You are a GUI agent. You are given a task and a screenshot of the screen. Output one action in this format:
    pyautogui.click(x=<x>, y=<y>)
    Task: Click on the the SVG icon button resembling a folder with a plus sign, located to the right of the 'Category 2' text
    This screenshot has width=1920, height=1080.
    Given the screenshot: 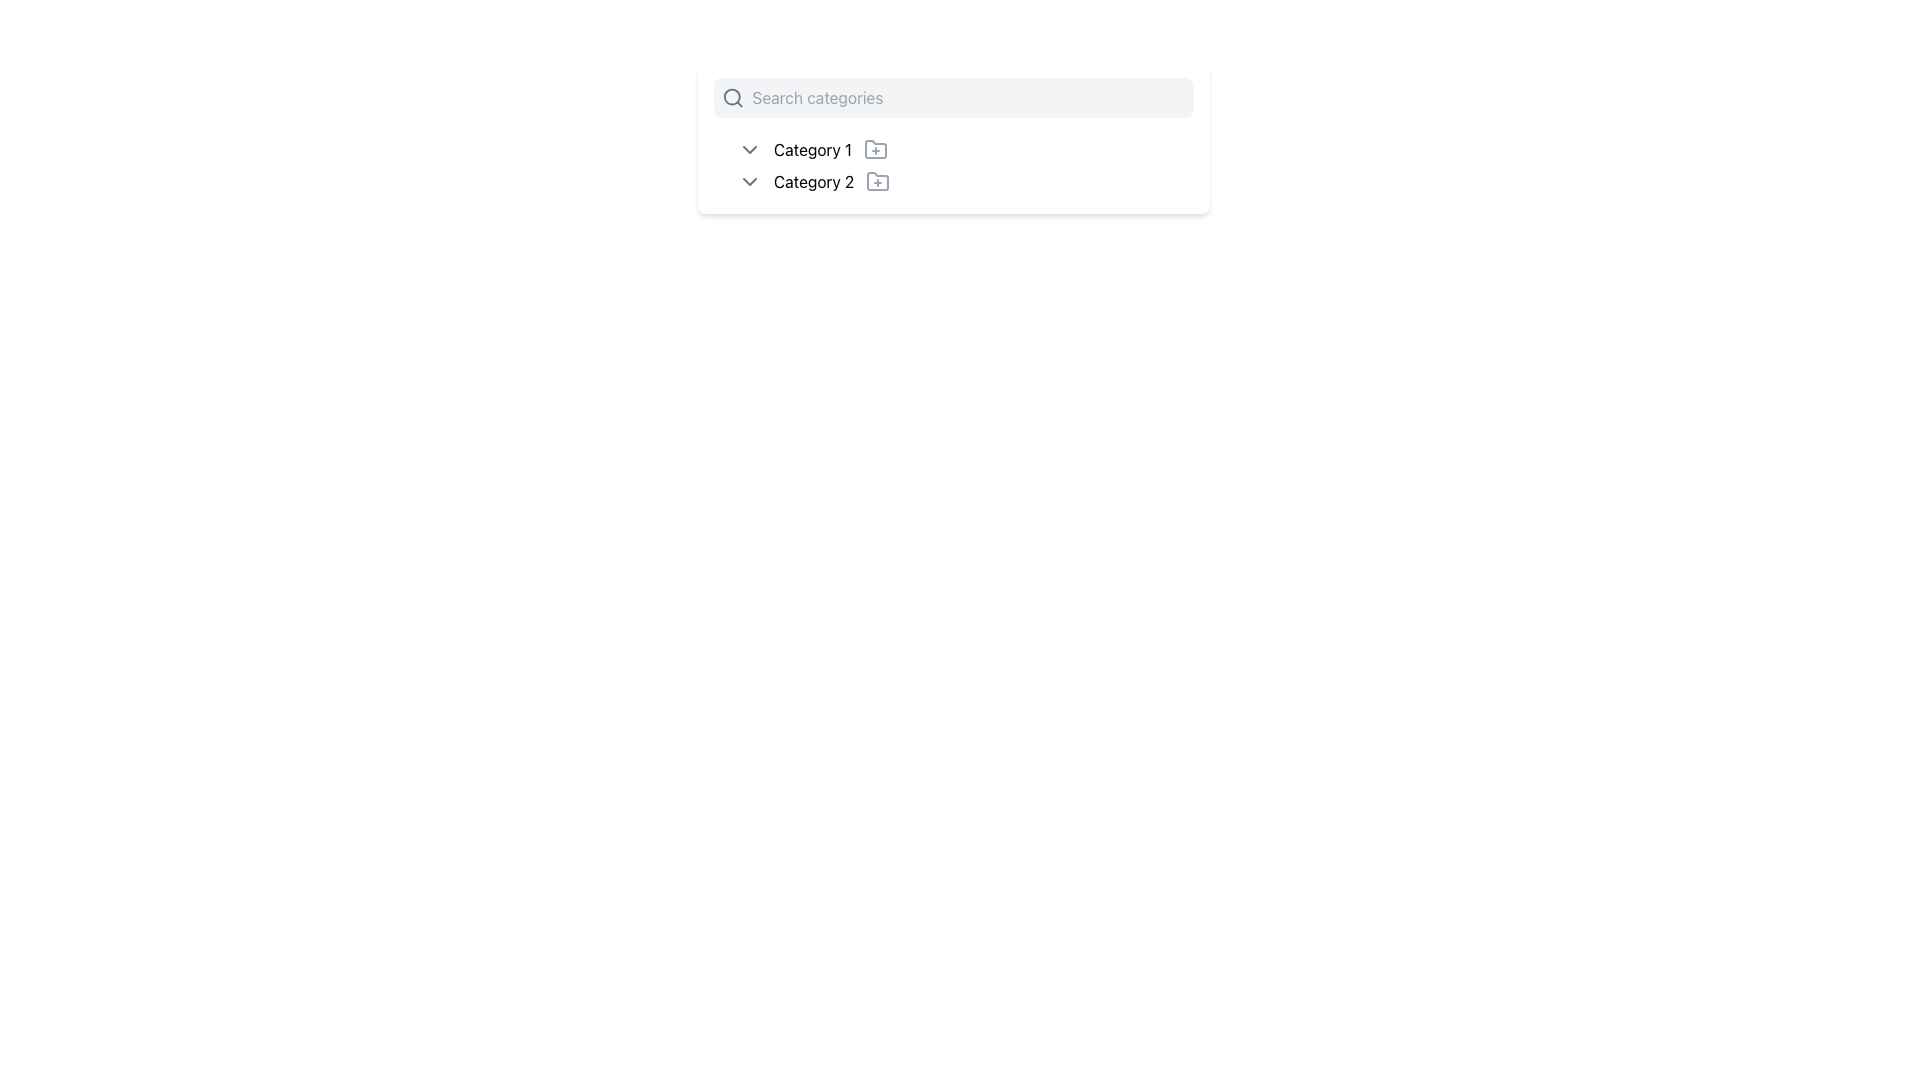 What is the action you would take?
    pyautogui.click(x=878, y=181)
    